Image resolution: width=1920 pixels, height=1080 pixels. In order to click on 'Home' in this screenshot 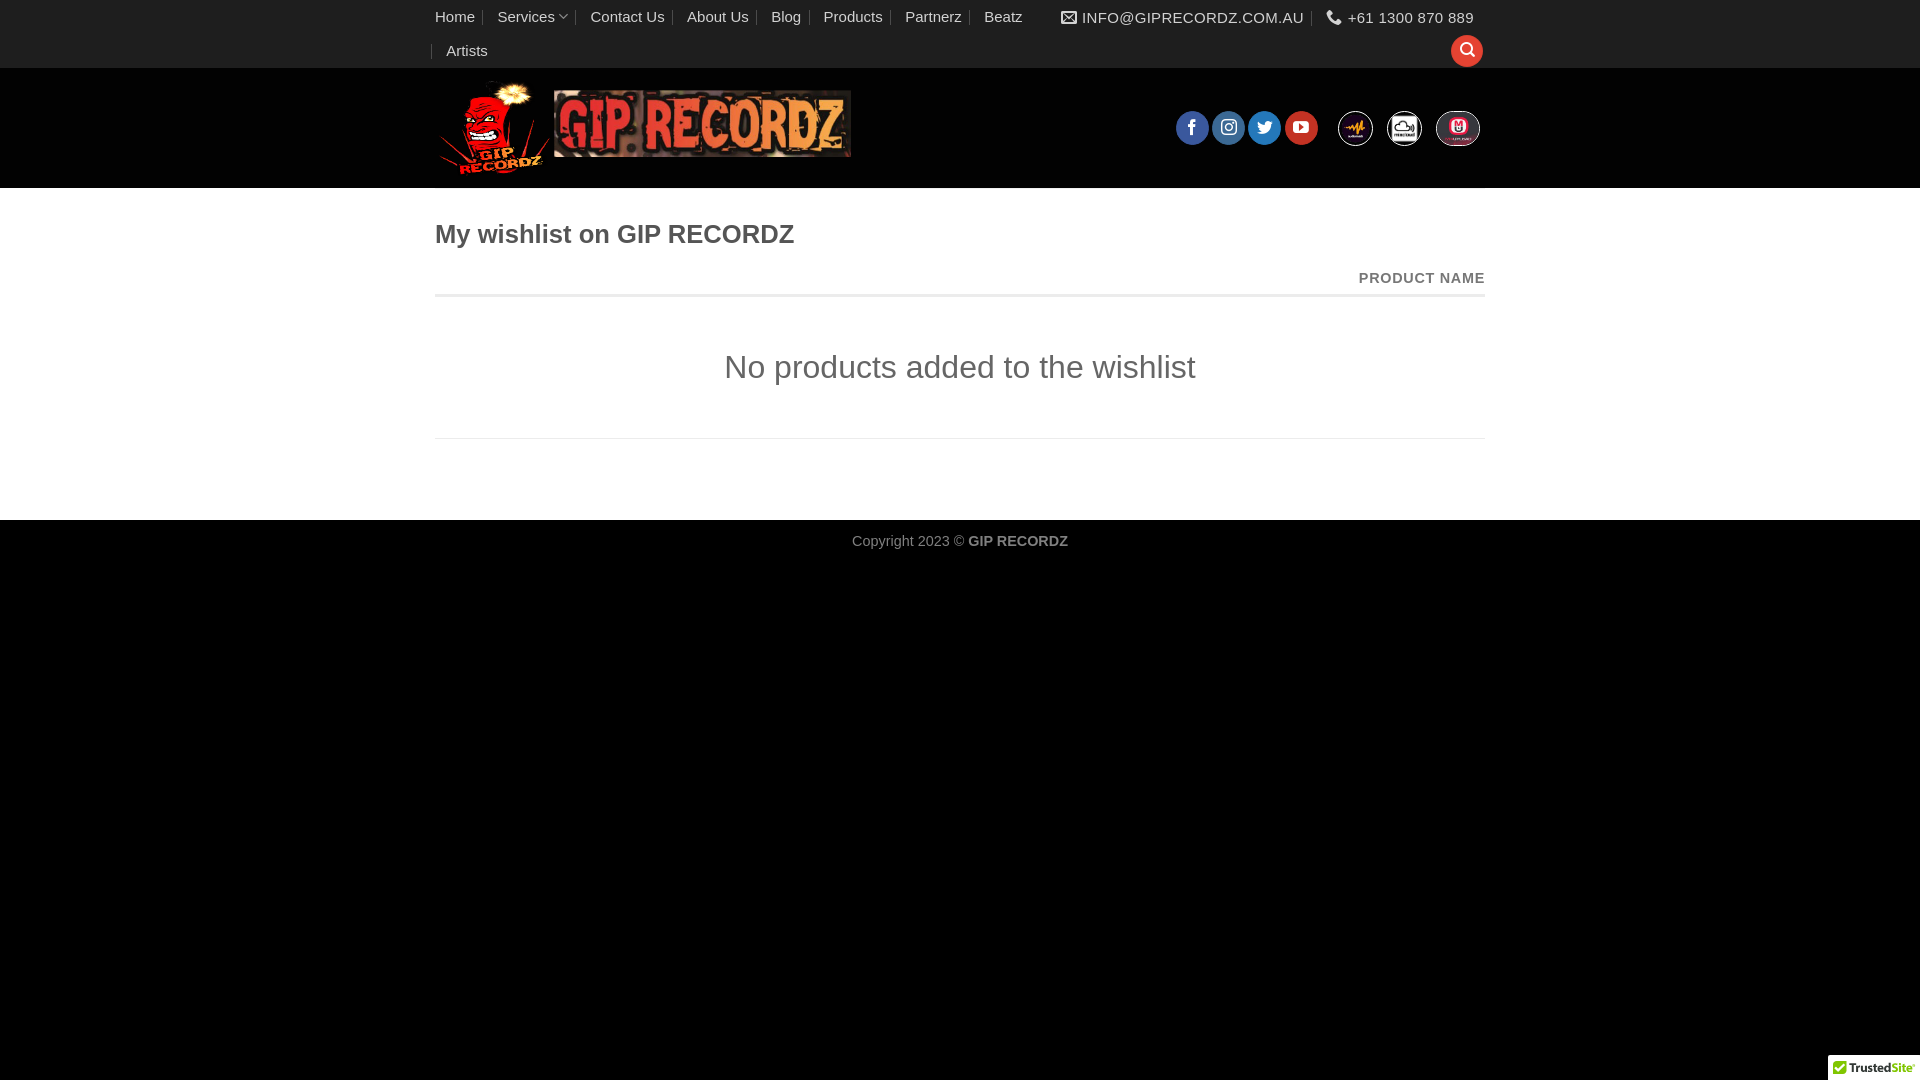, I will do `click(434, 16)`.